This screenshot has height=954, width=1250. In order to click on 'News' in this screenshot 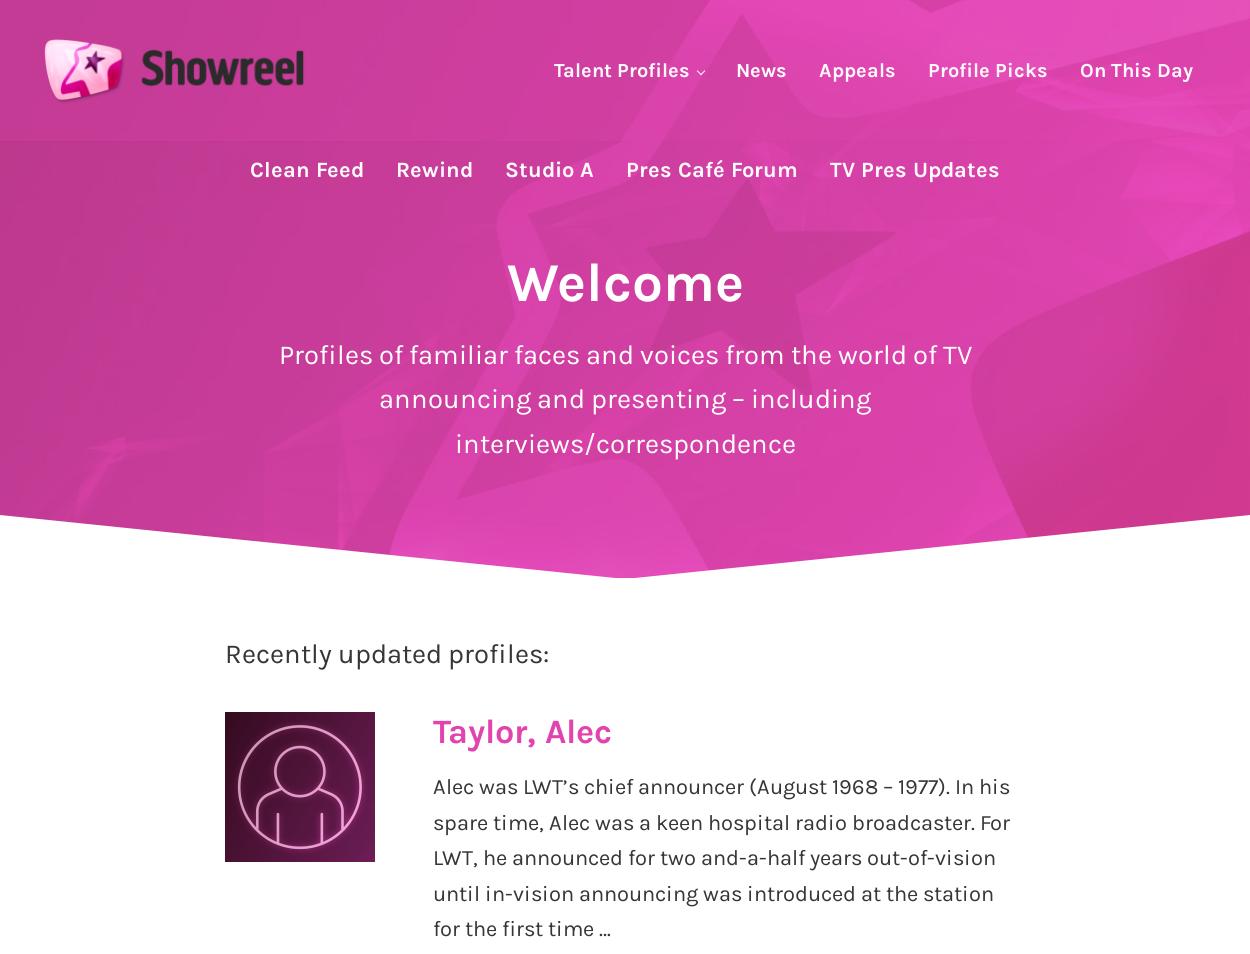, I will do `click(761, 68)`.